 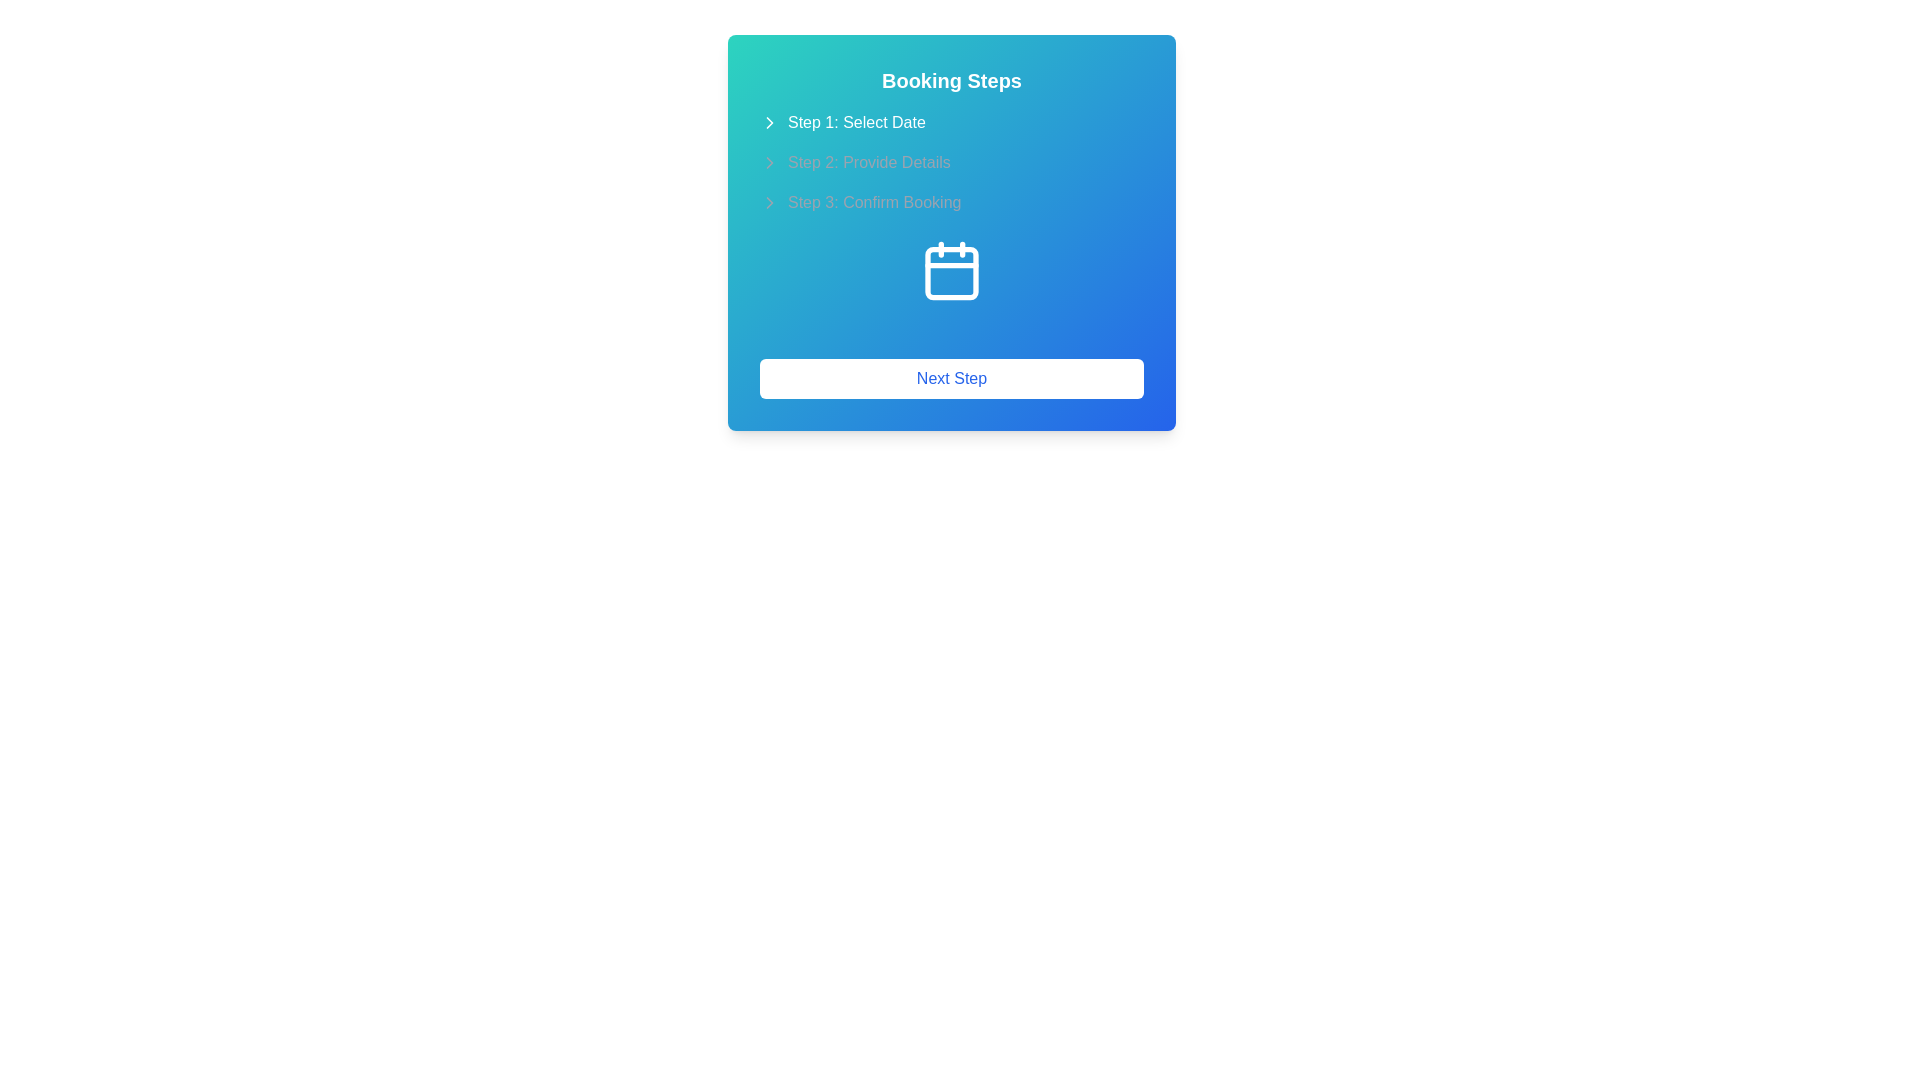 What do you see at coordinates (950, 273) in the screenshot?
I see `the central rectangular component with rounded corners located within the calendar icon` at bounding box center [950, 273].